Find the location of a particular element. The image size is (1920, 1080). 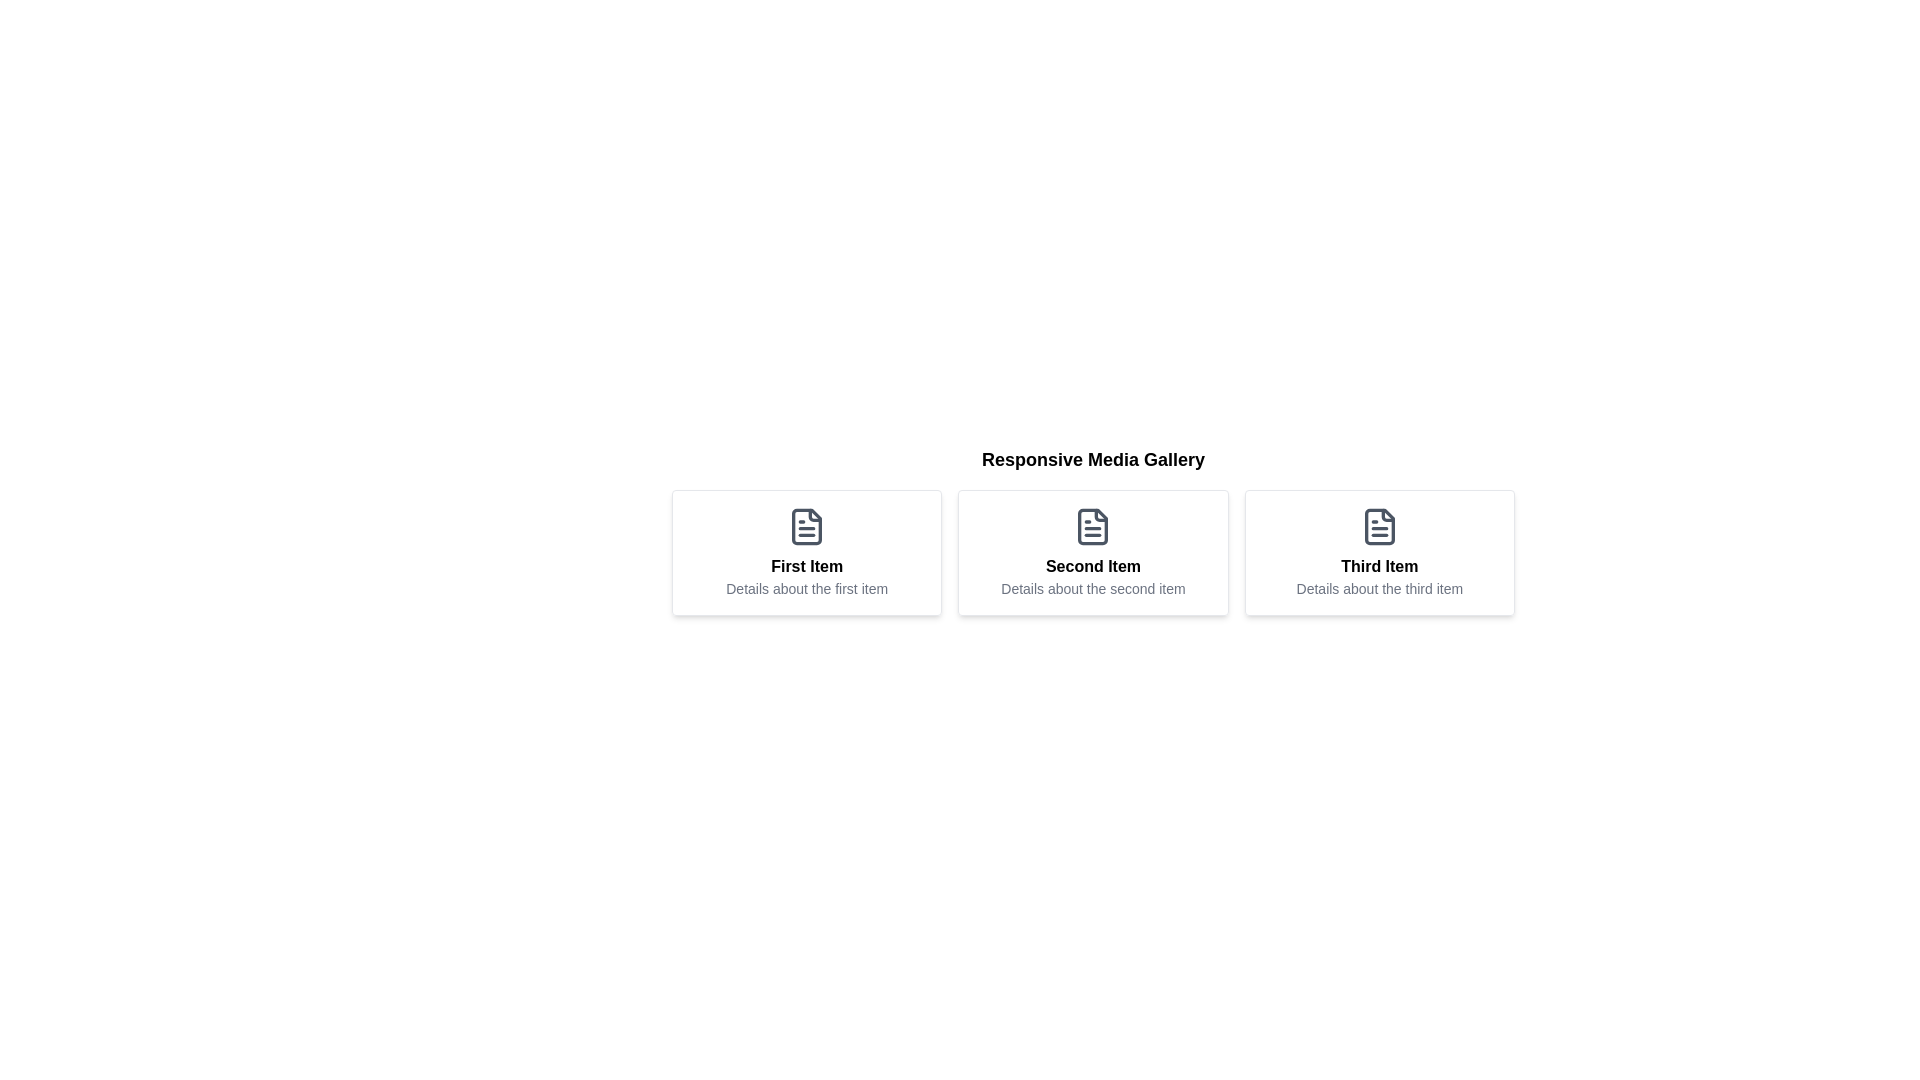

the rightmost card in the Responsive Media Gallery is located at coordinates (1378, 552).